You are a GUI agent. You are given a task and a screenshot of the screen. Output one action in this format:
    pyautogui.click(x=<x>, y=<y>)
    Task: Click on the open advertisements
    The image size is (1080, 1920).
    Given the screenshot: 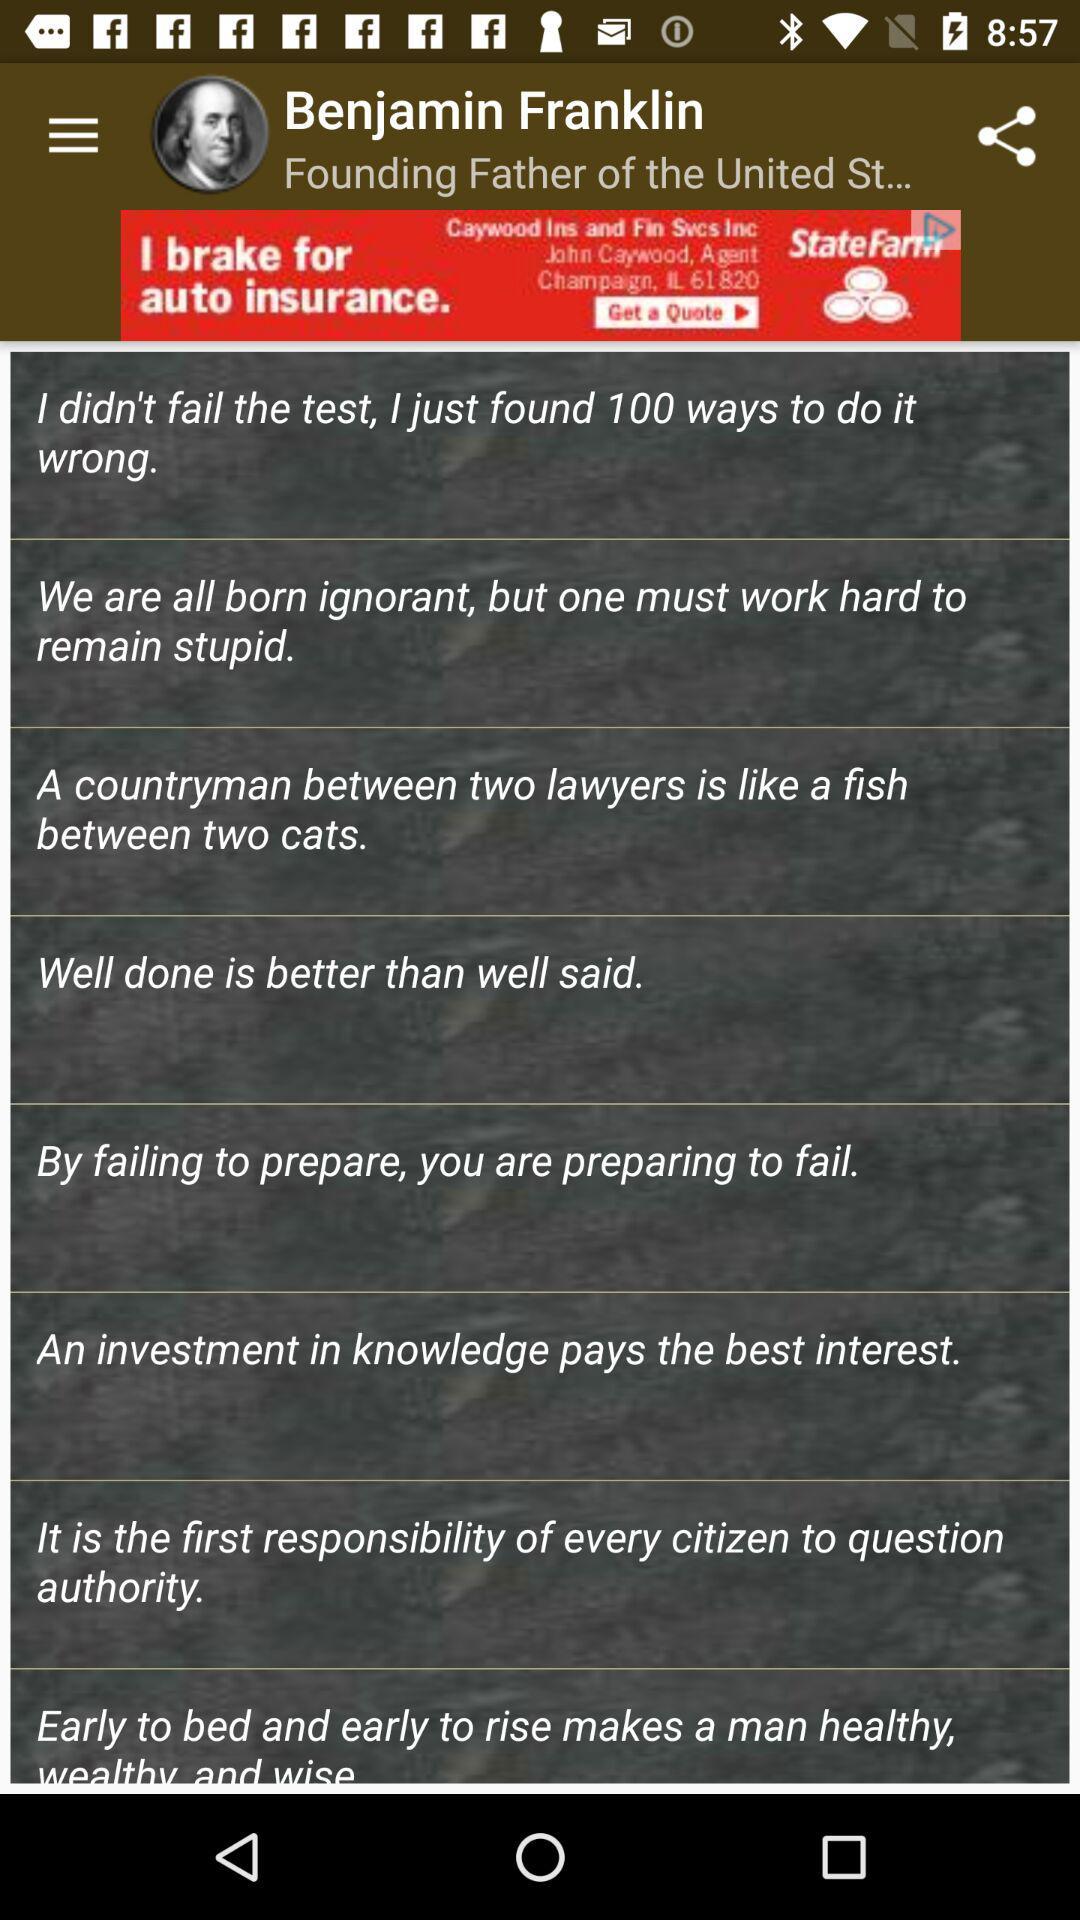 What is the action you would take?
    pyautogui.click(x=540, y=274)
    